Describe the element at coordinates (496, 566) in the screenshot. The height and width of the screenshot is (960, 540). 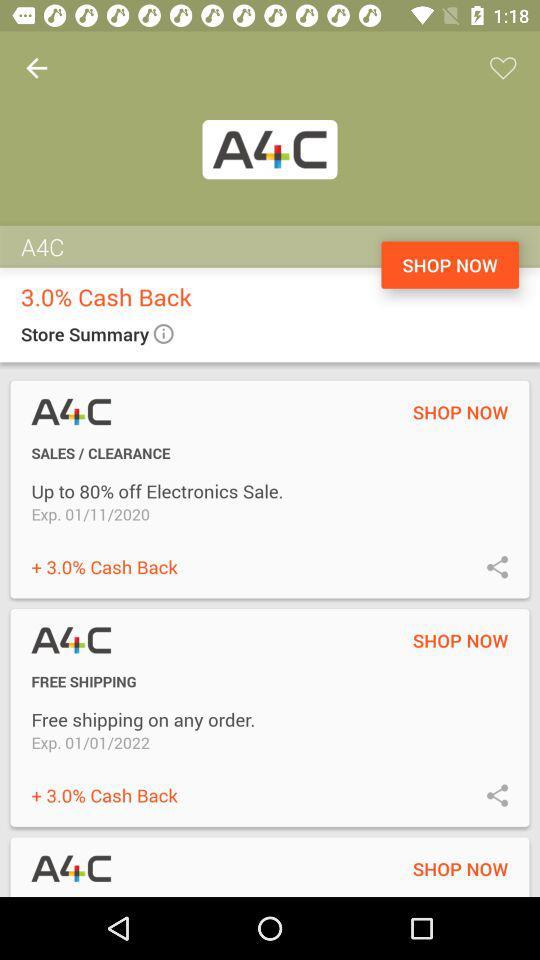
I see `share` at that location.